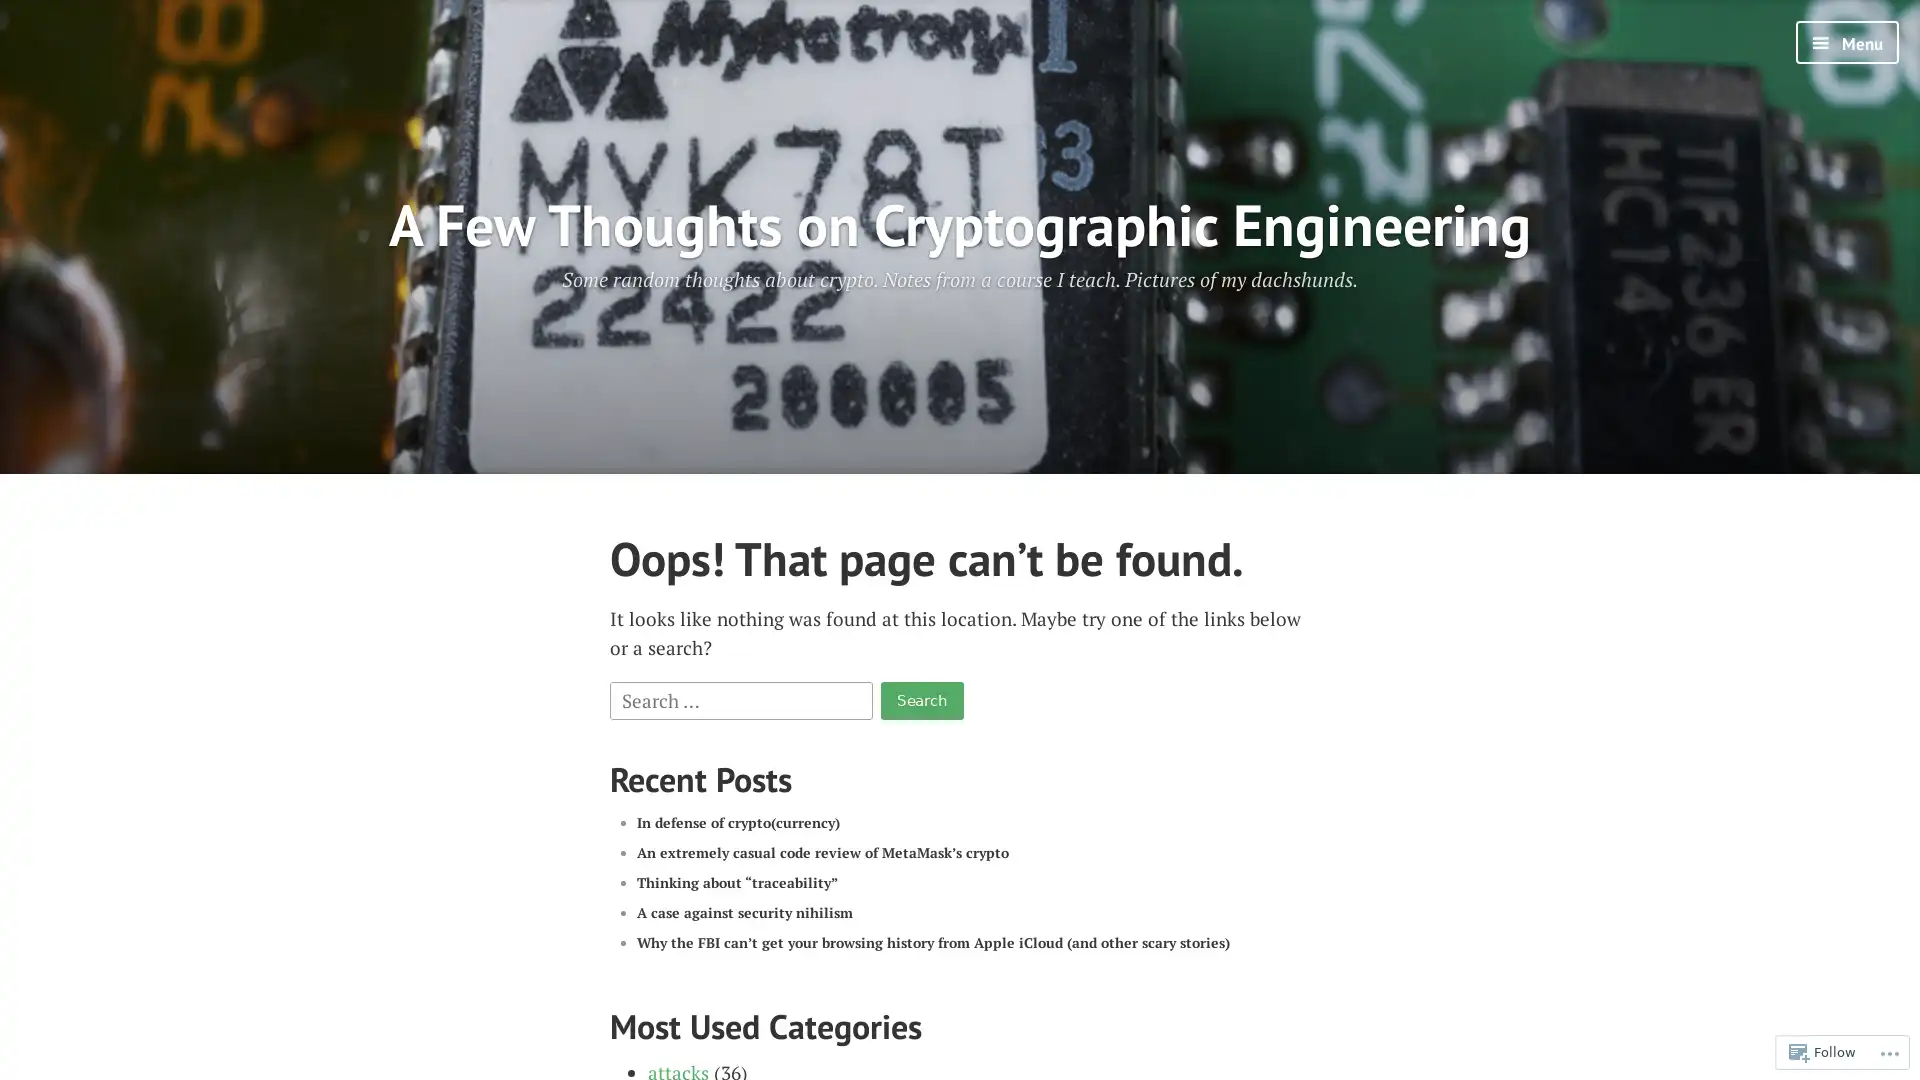  I want to click on Menu, so click(1846, 42).